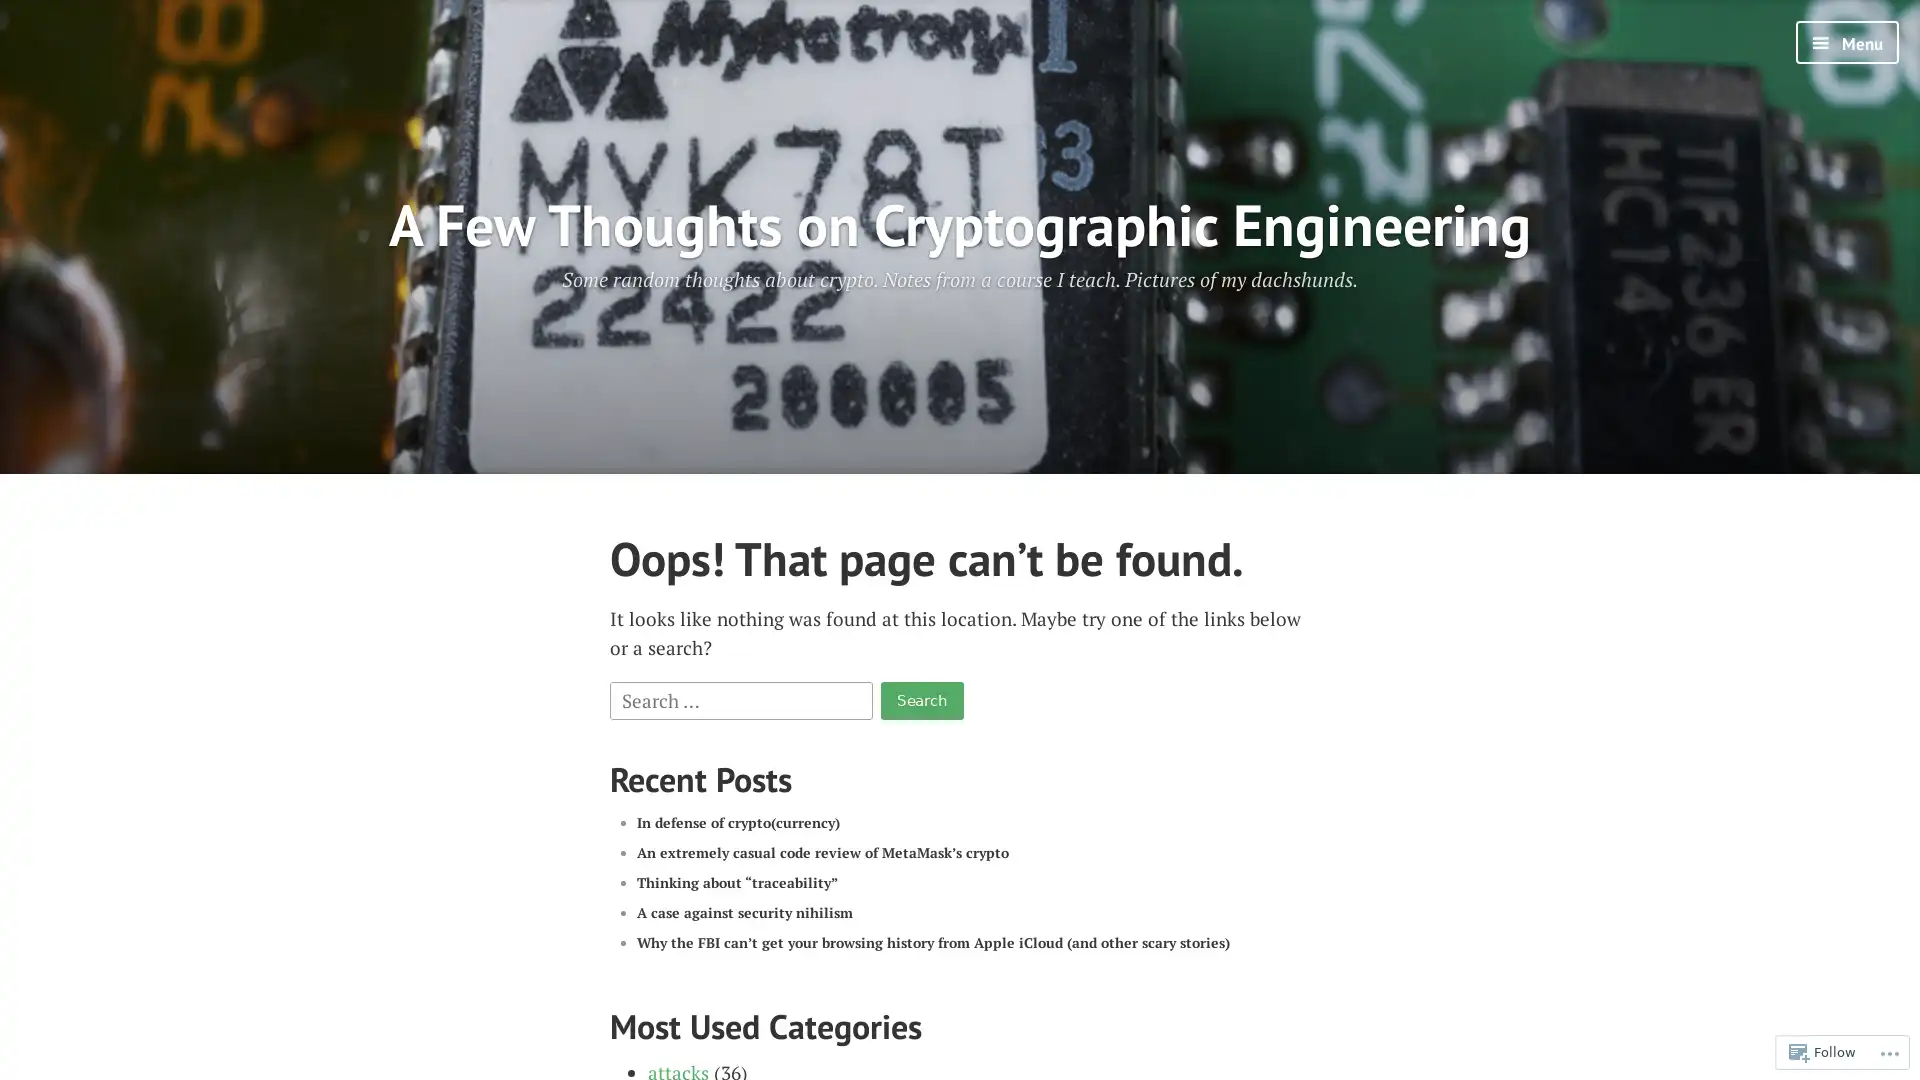  I want to click on Menu, so click(1846, 42).